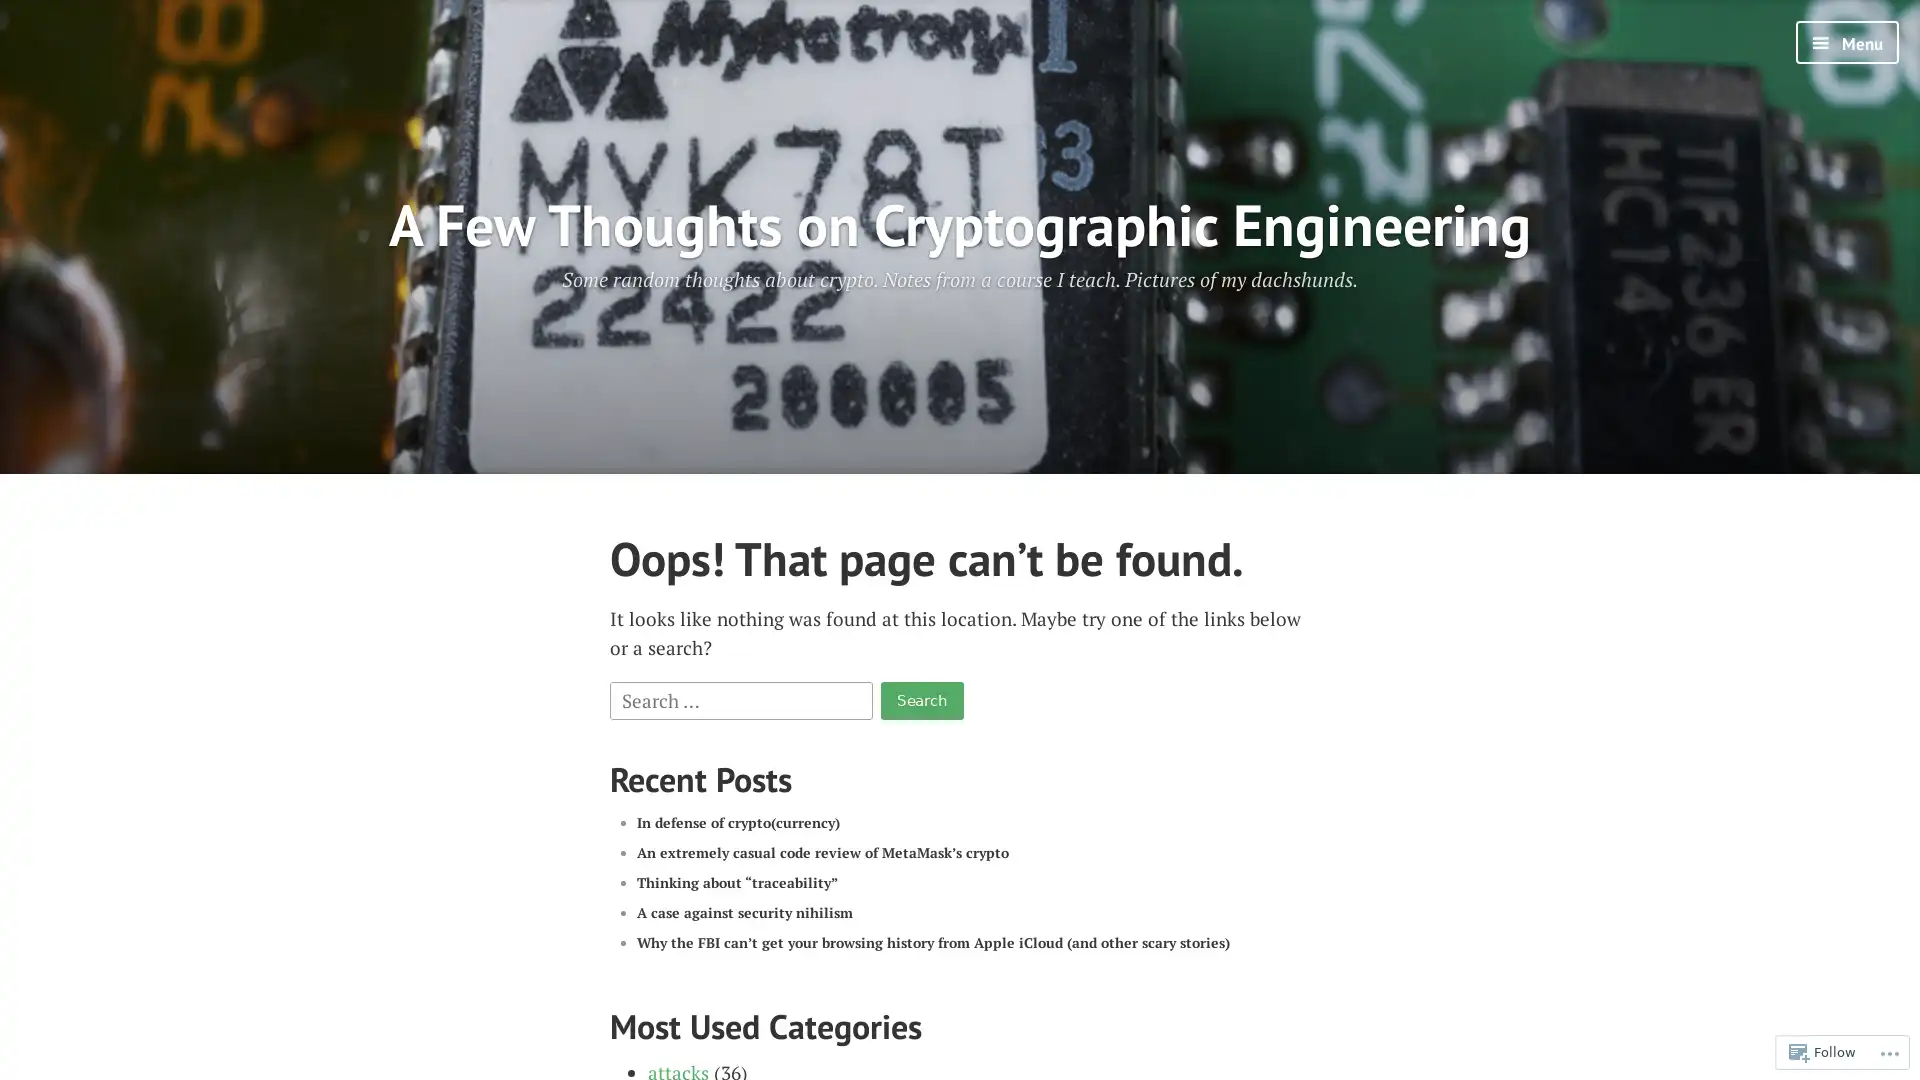  I want to click on Menu, so click(1846, 42).